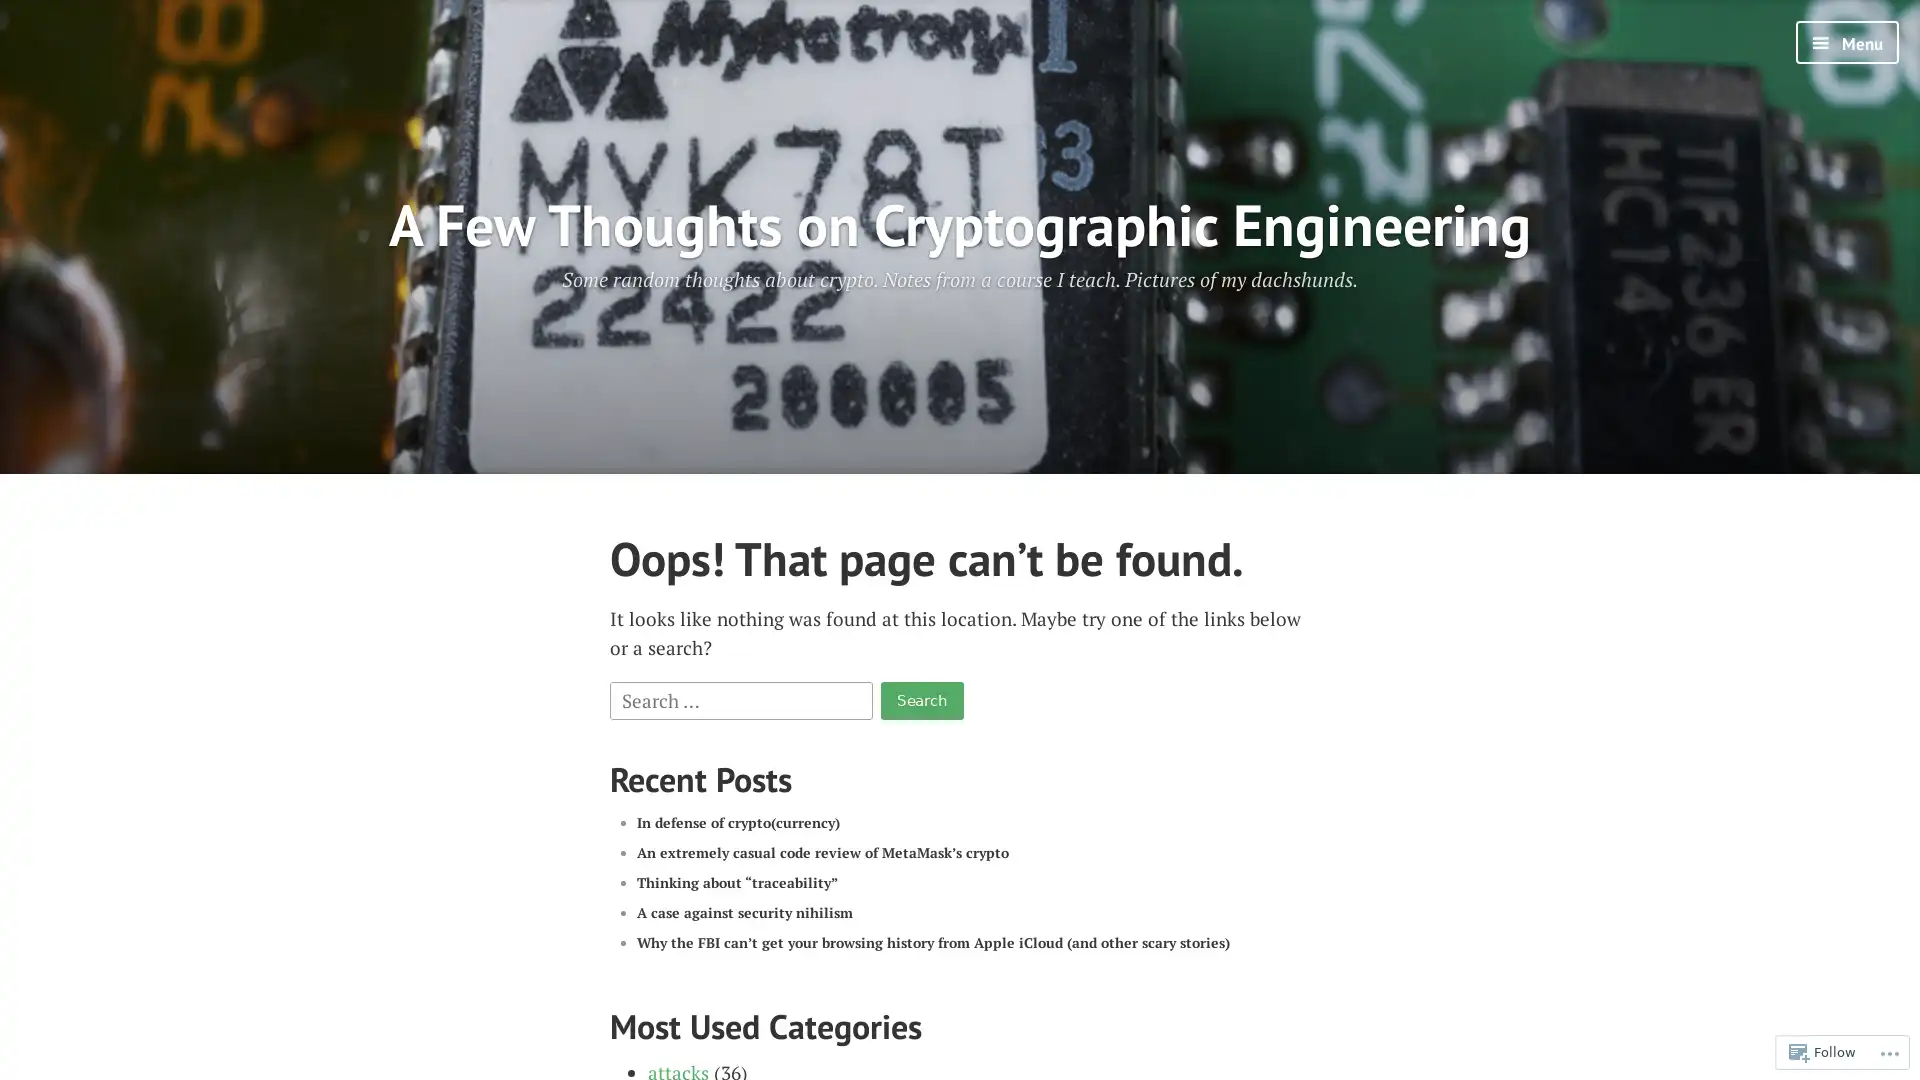  I want to click on Menu, so click(1846, 42).